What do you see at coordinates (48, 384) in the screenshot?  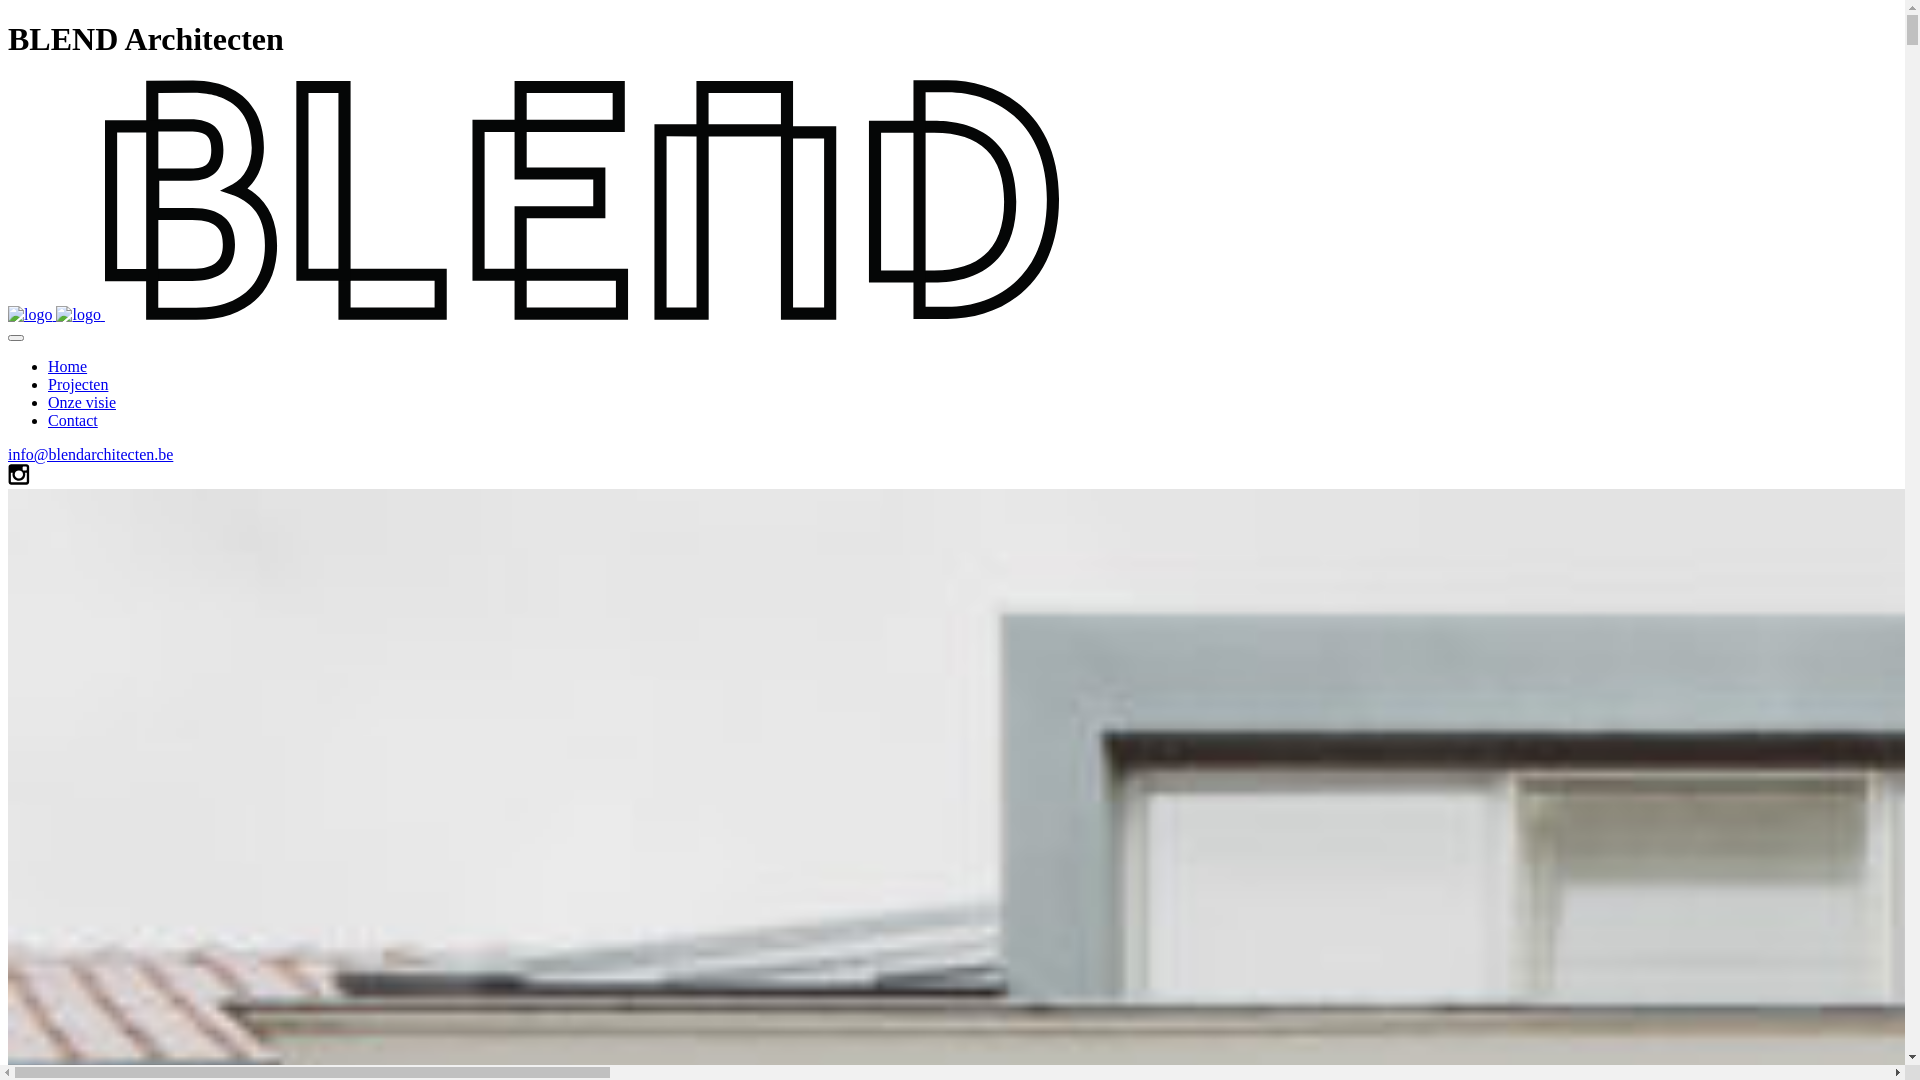 I see `'Projecten'` at bounding box center [48, 384].